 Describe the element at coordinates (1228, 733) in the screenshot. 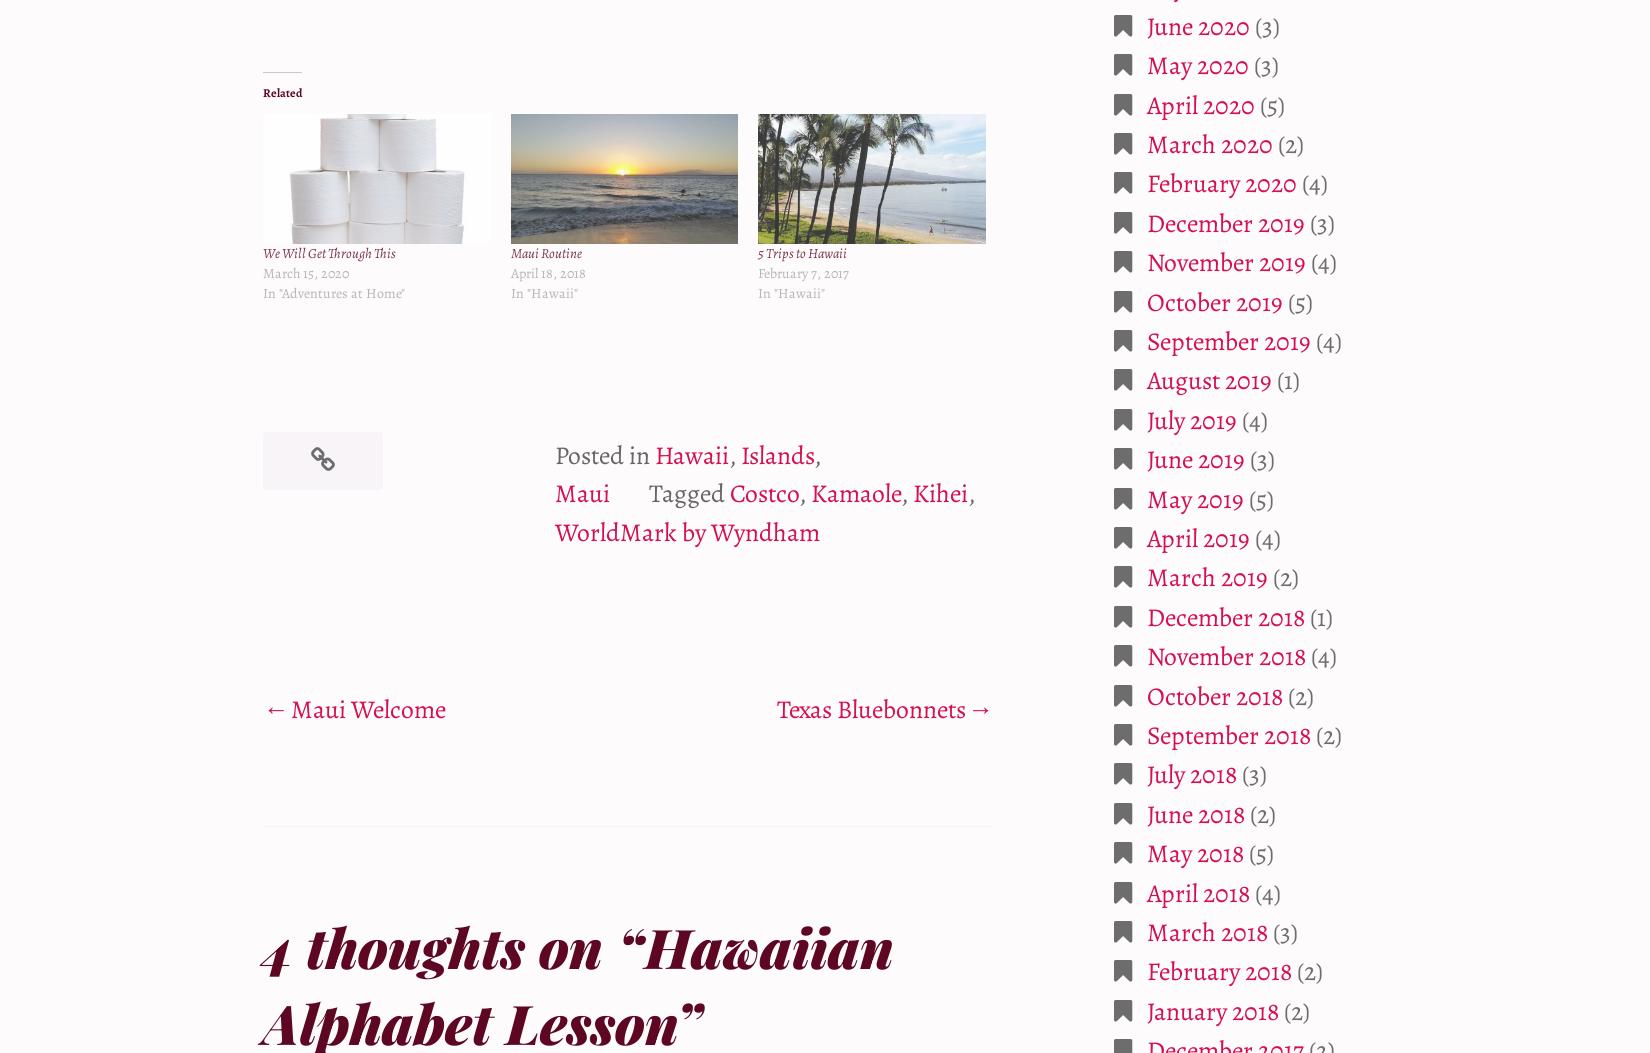

I see `'September 2018'` at that location.